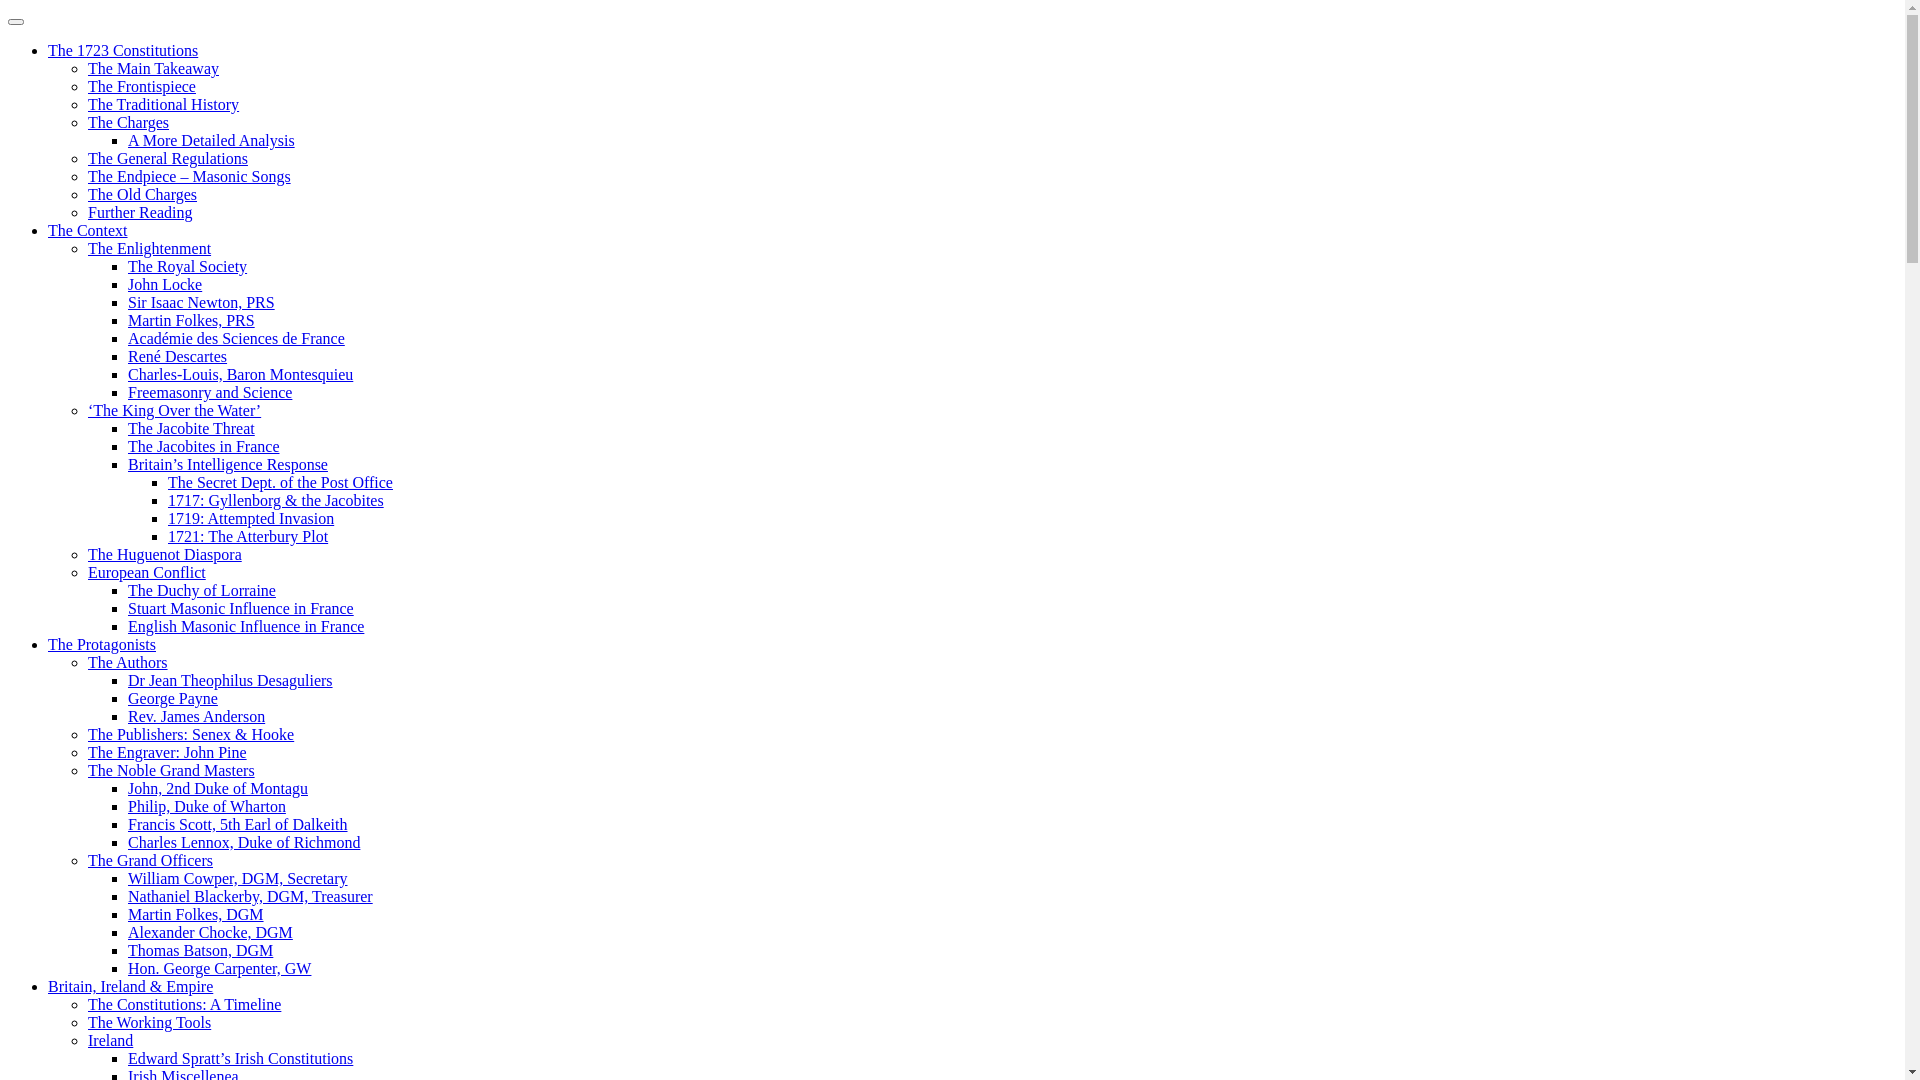  I want to click on 'John Locke', so click(164, 284).